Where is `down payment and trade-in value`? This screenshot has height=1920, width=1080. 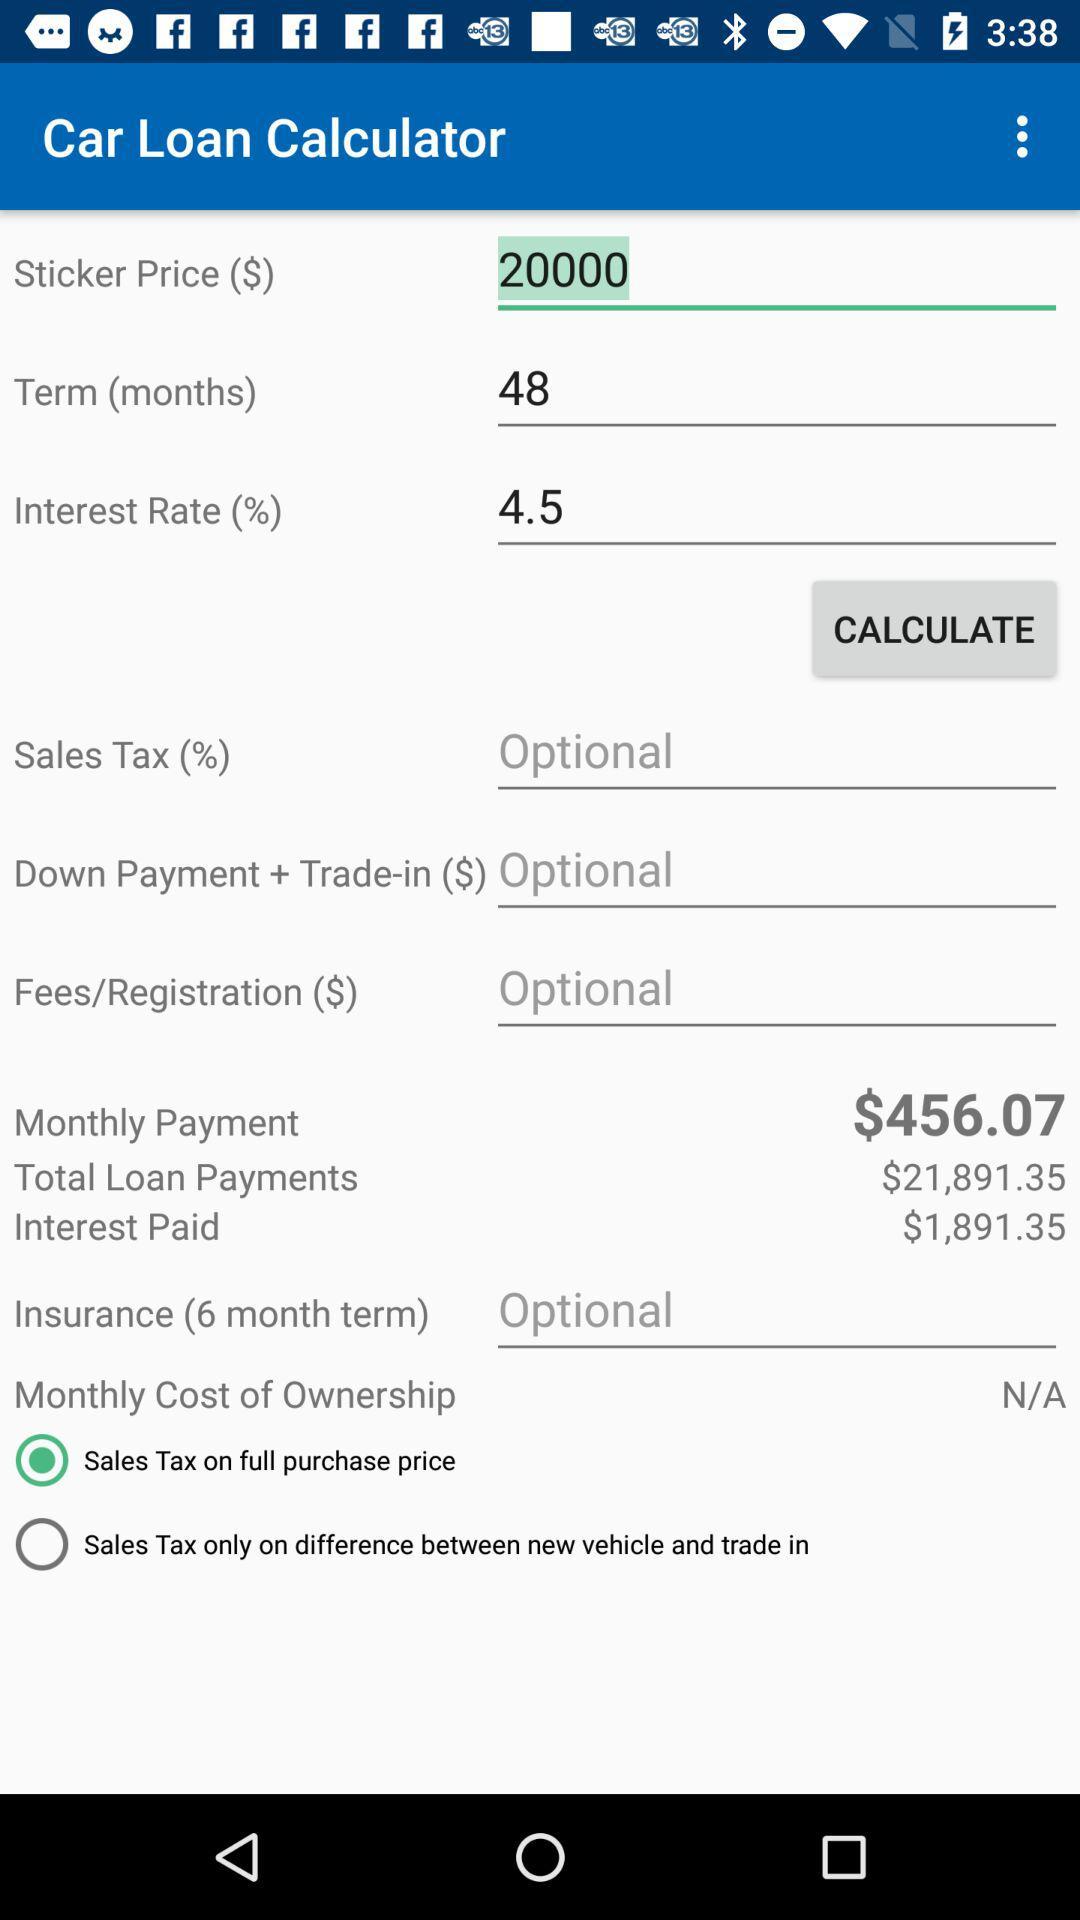
down payment and trade-in value is located at coordinates (775, 869).